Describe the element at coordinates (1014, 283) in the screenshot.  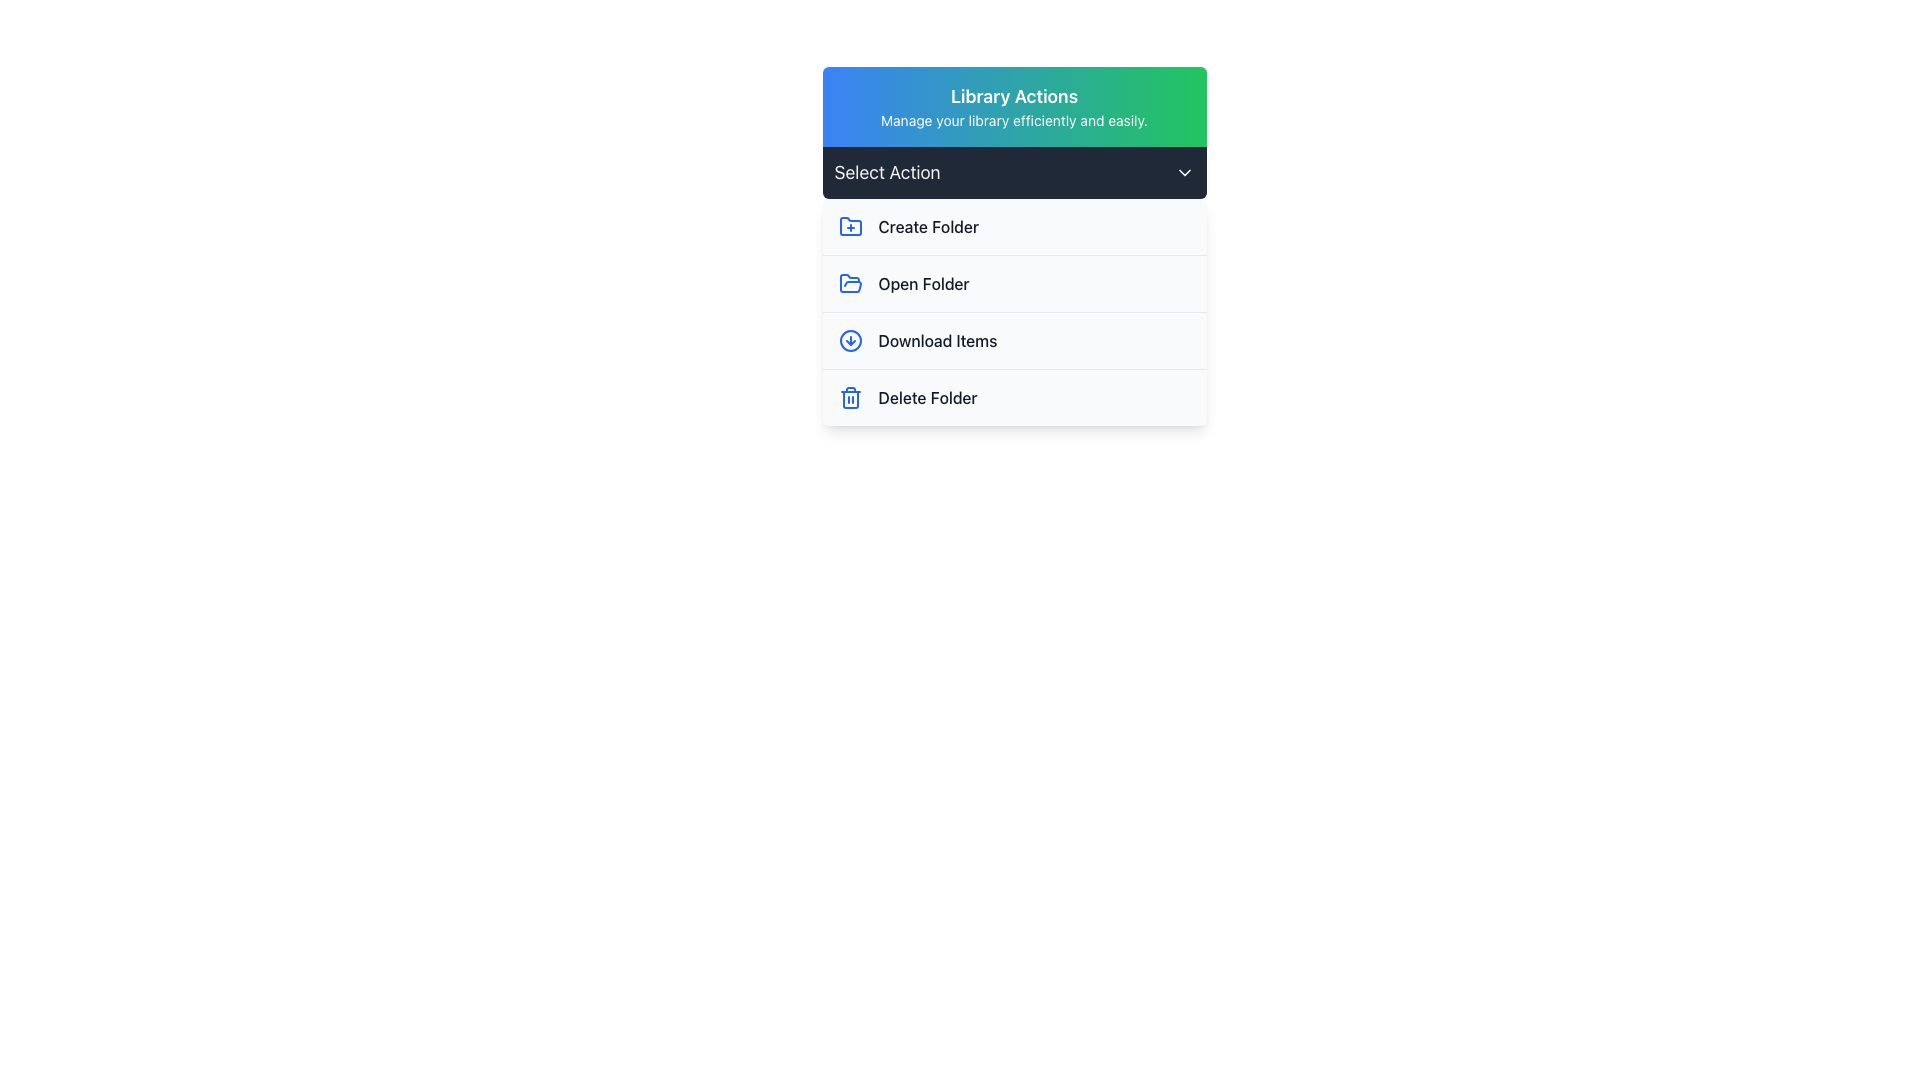
I see `the 'Open Folder' interactive menu option, which is the second item in the vertically stacked menu under the 'Library Actions' header` at that location.